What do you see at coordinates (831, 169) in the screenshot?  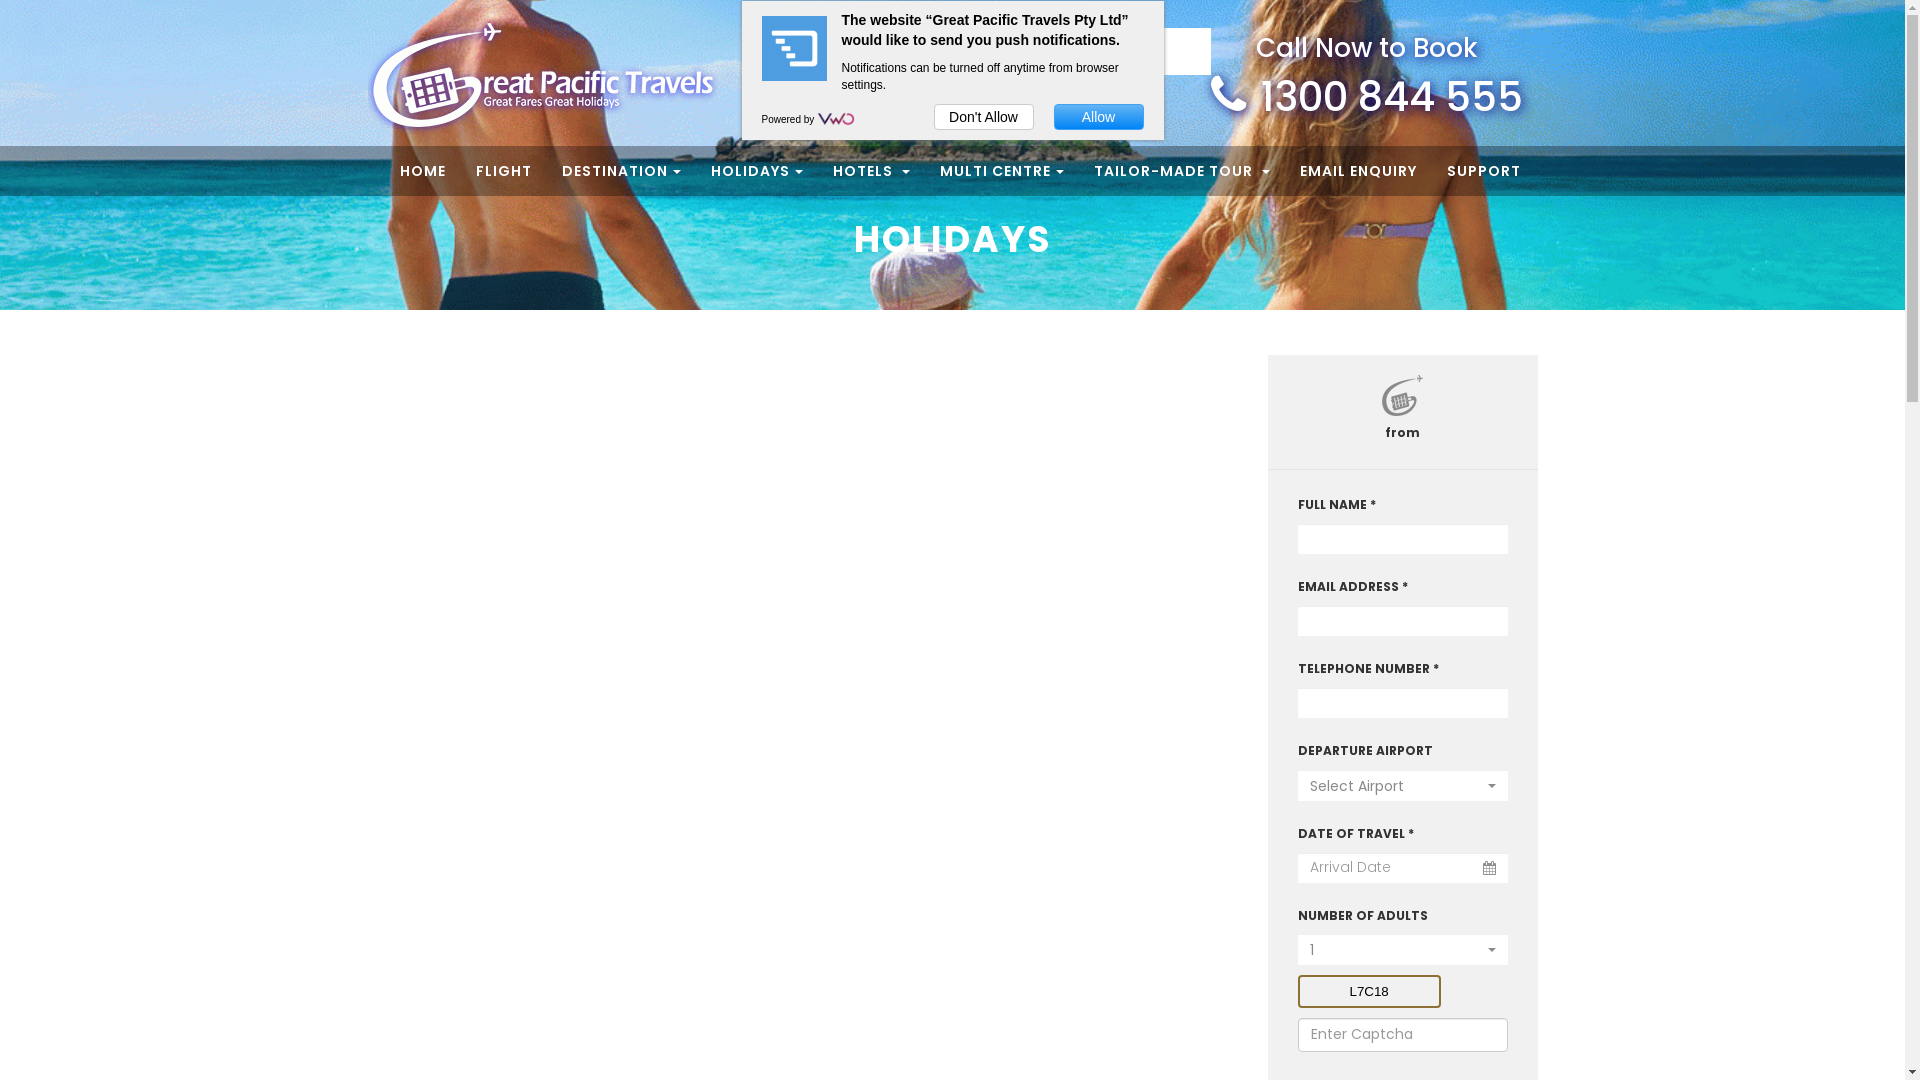 I see `'HOTELS'` at bounding box center [831, 169].